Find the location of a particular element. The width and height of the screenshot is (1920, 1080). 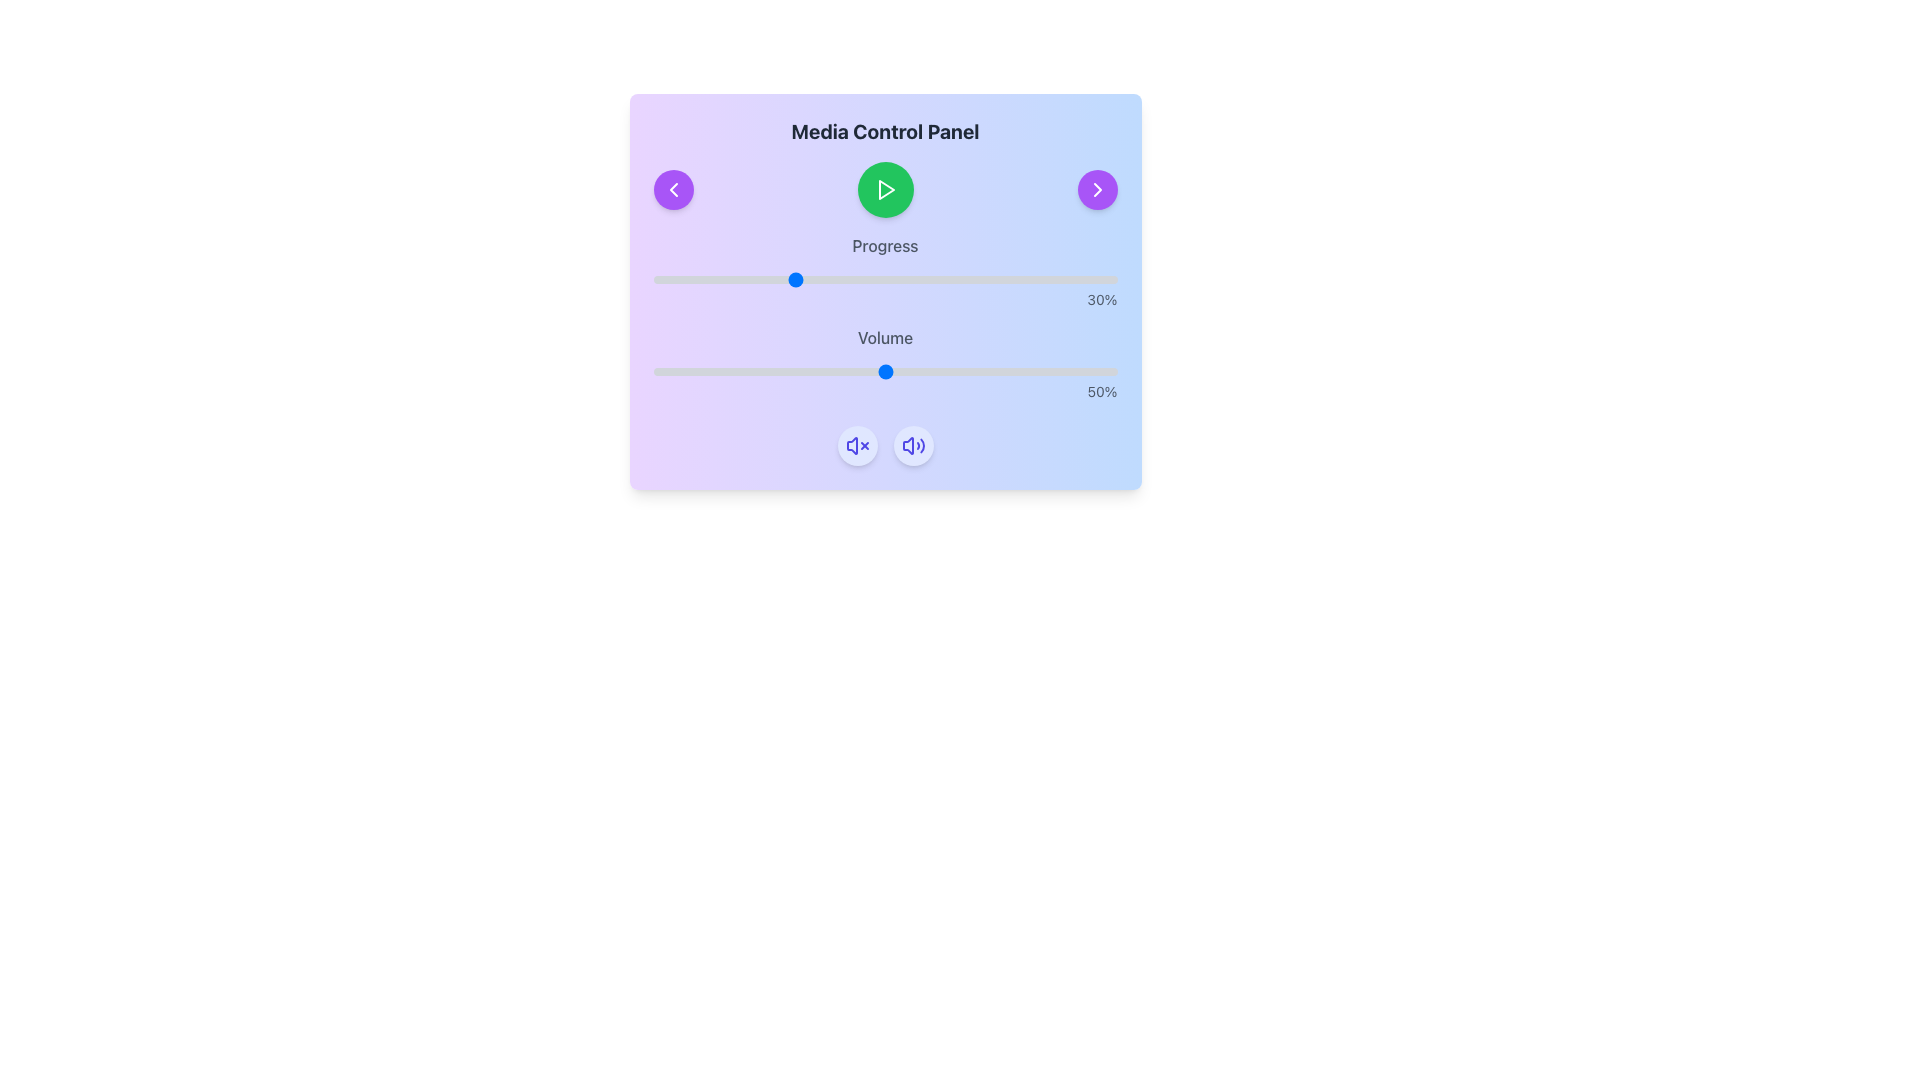

the mute symbol element, which is part of the sound control icon in the bottom center of the media control panel is located at coordinates (851, 445).